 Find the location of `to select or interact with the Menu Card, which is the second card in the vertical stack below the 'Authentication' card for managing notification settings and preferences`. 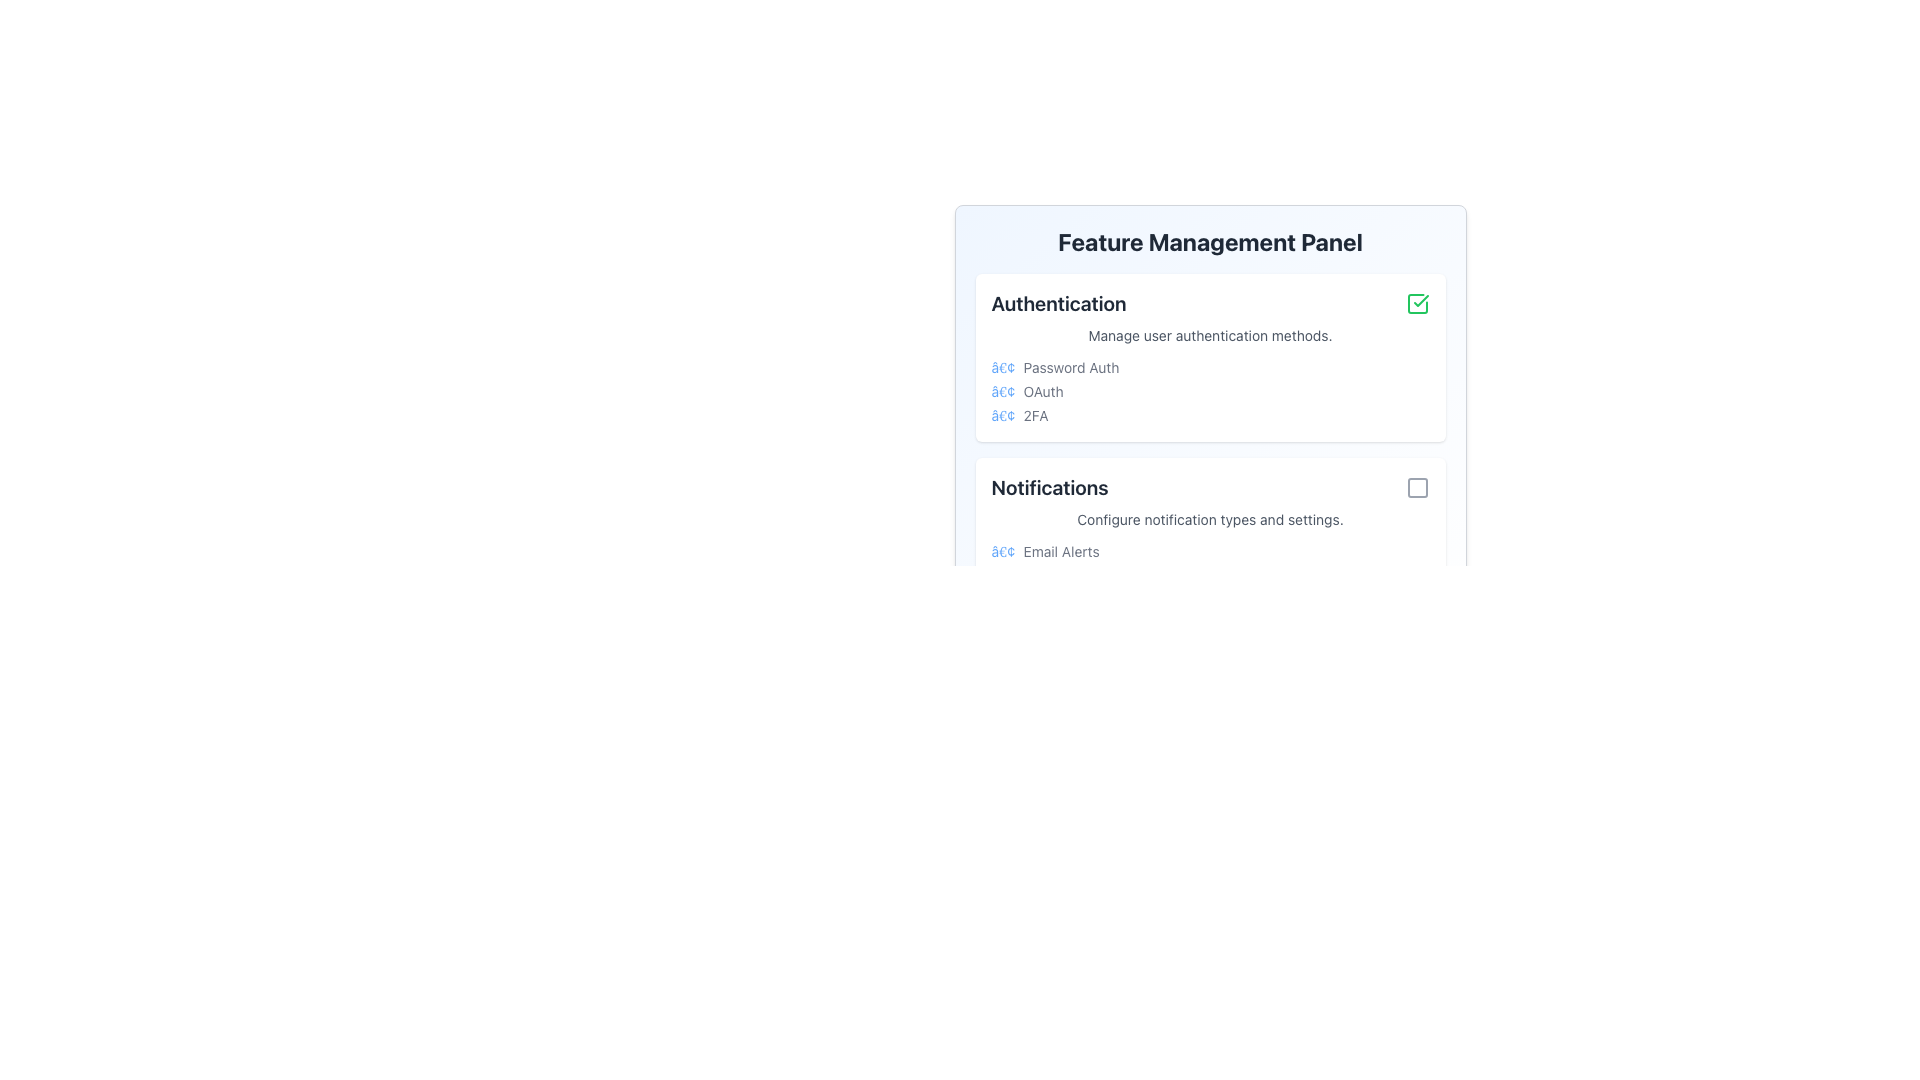

to select or interact with the Menu Card, which is the second card in the vertical stack below the 'Authentication' card for managing notification settings and preferences is located at coordinates (1209, 542).